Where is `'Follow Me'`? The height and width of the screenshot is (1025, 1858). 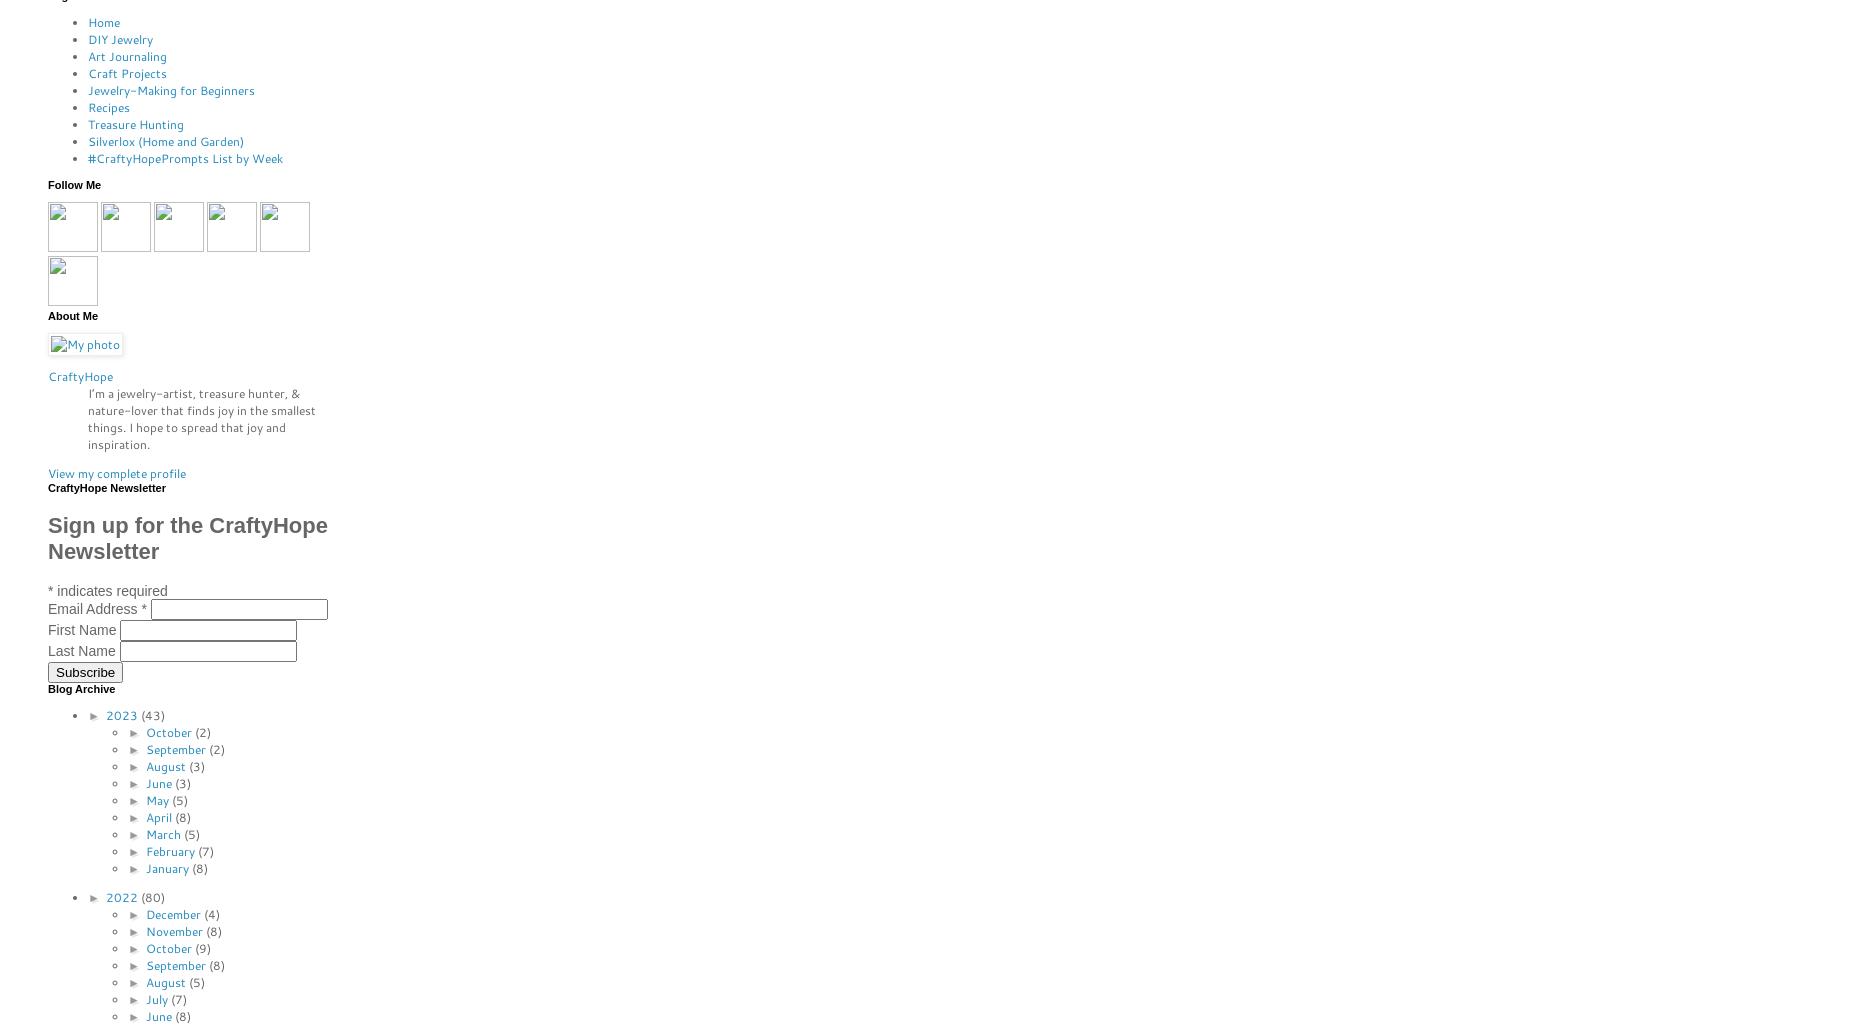
'Follow Me' is located at coordinates (73, 184).